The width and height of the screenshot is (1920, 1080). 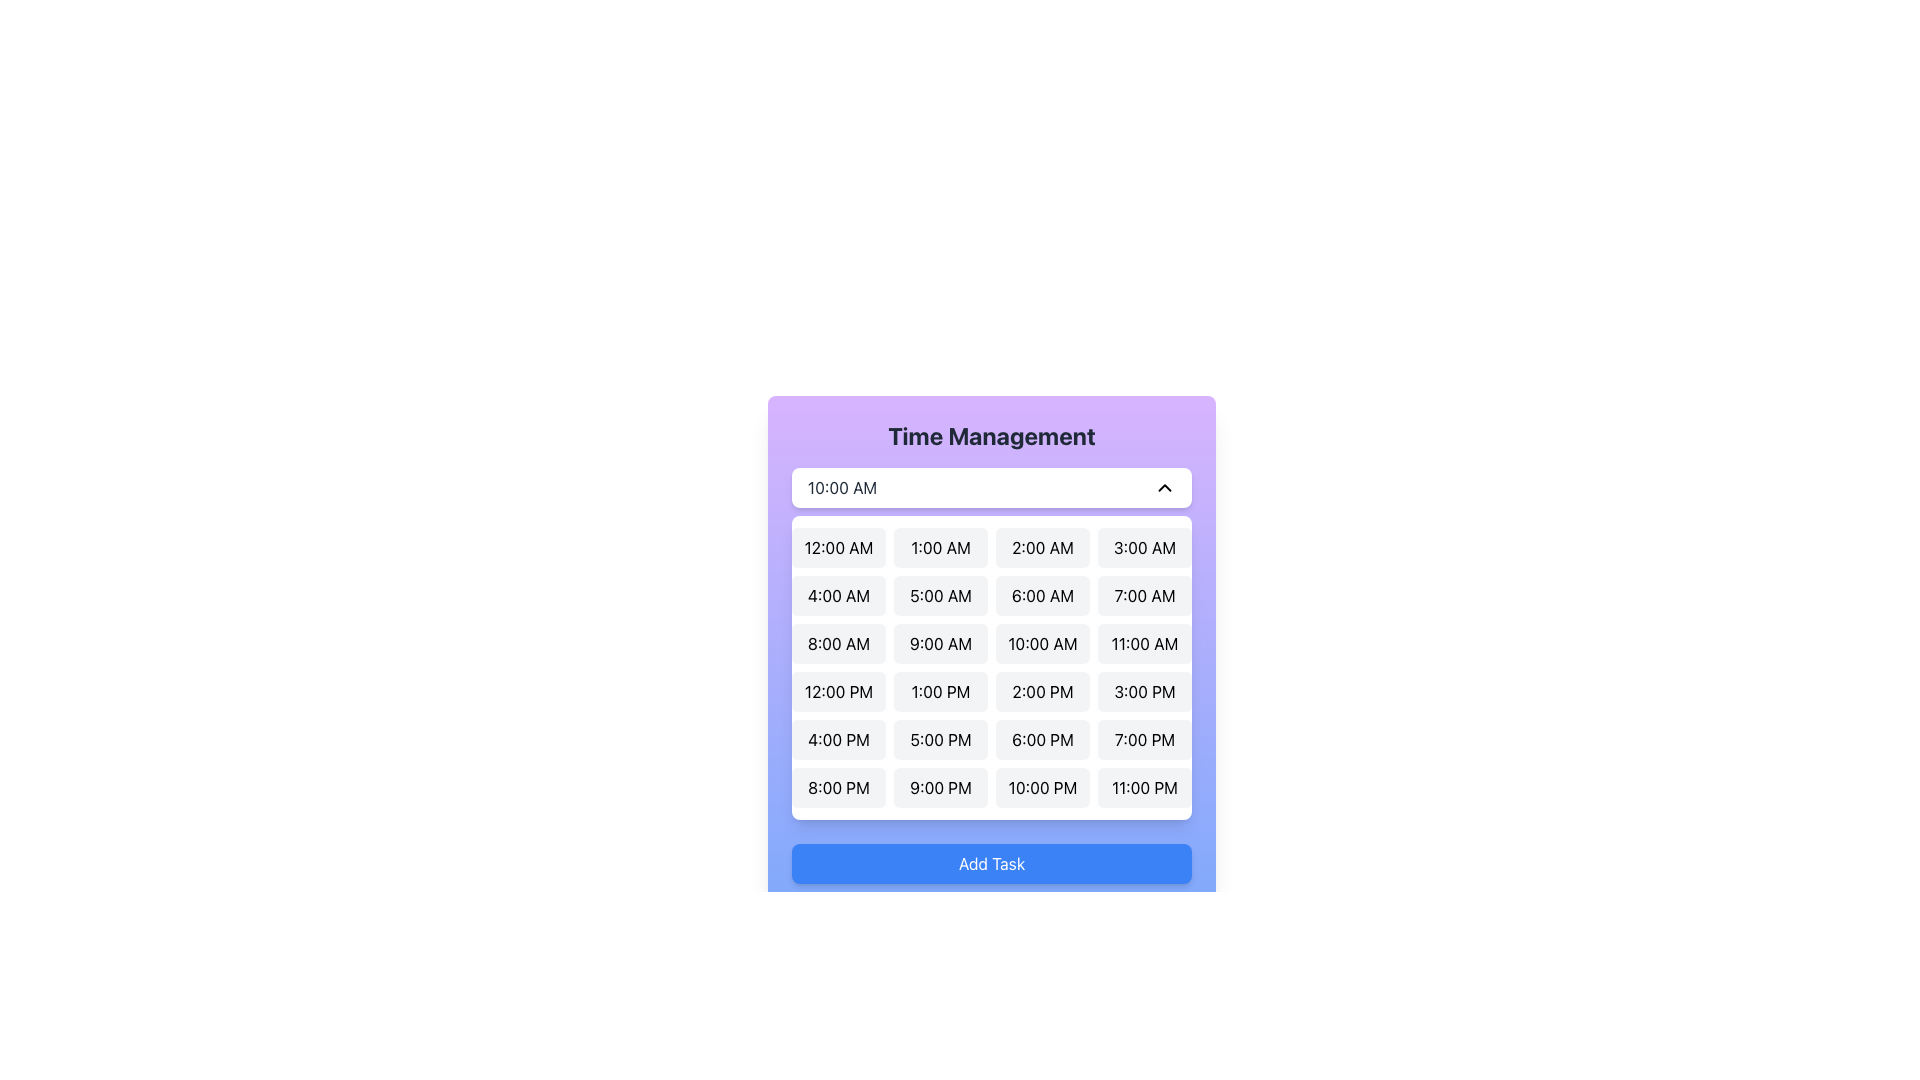 What do you see at coordinates (839, 690) in the screenshot?
I see `the rectangular button labeled '12:00 PM' with rounded edges` at bounding box center [839, 690].